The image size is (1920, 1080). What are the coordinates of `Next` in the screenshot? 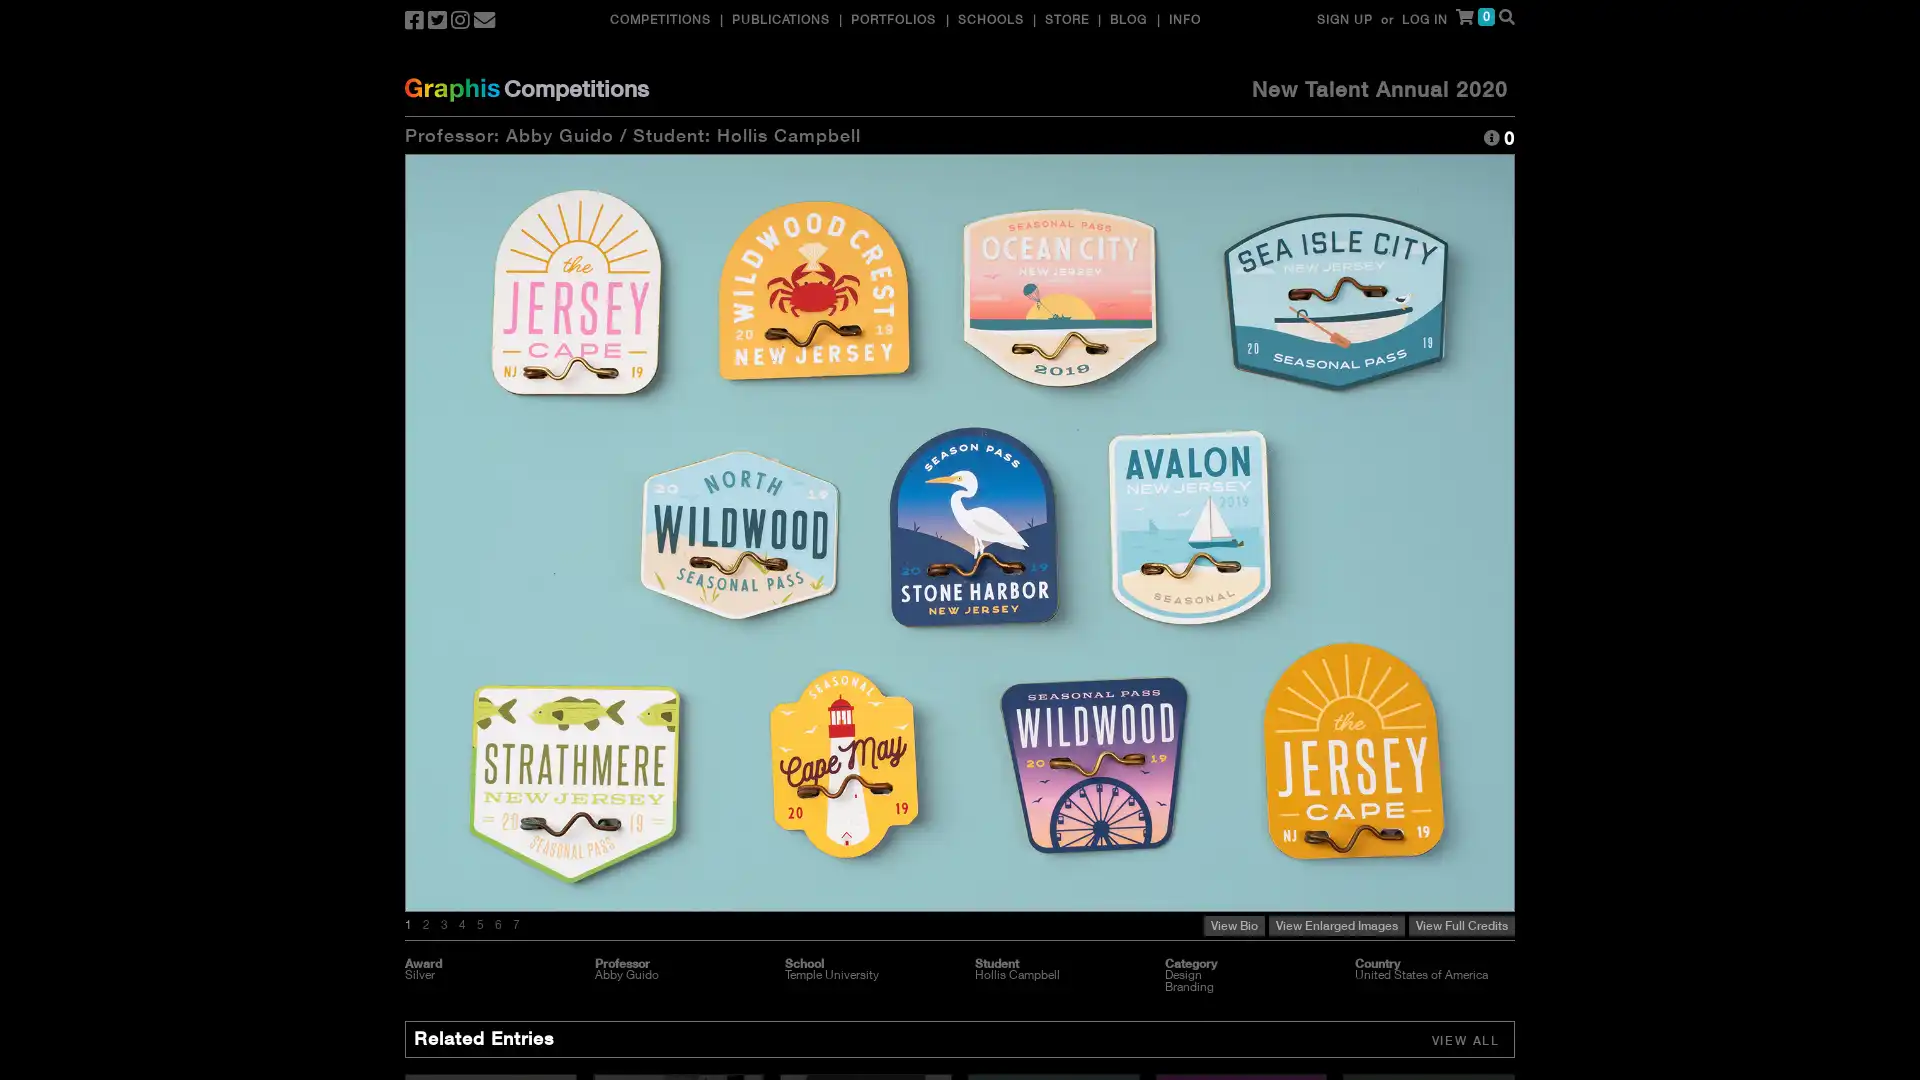 It's located at (1347, 531).